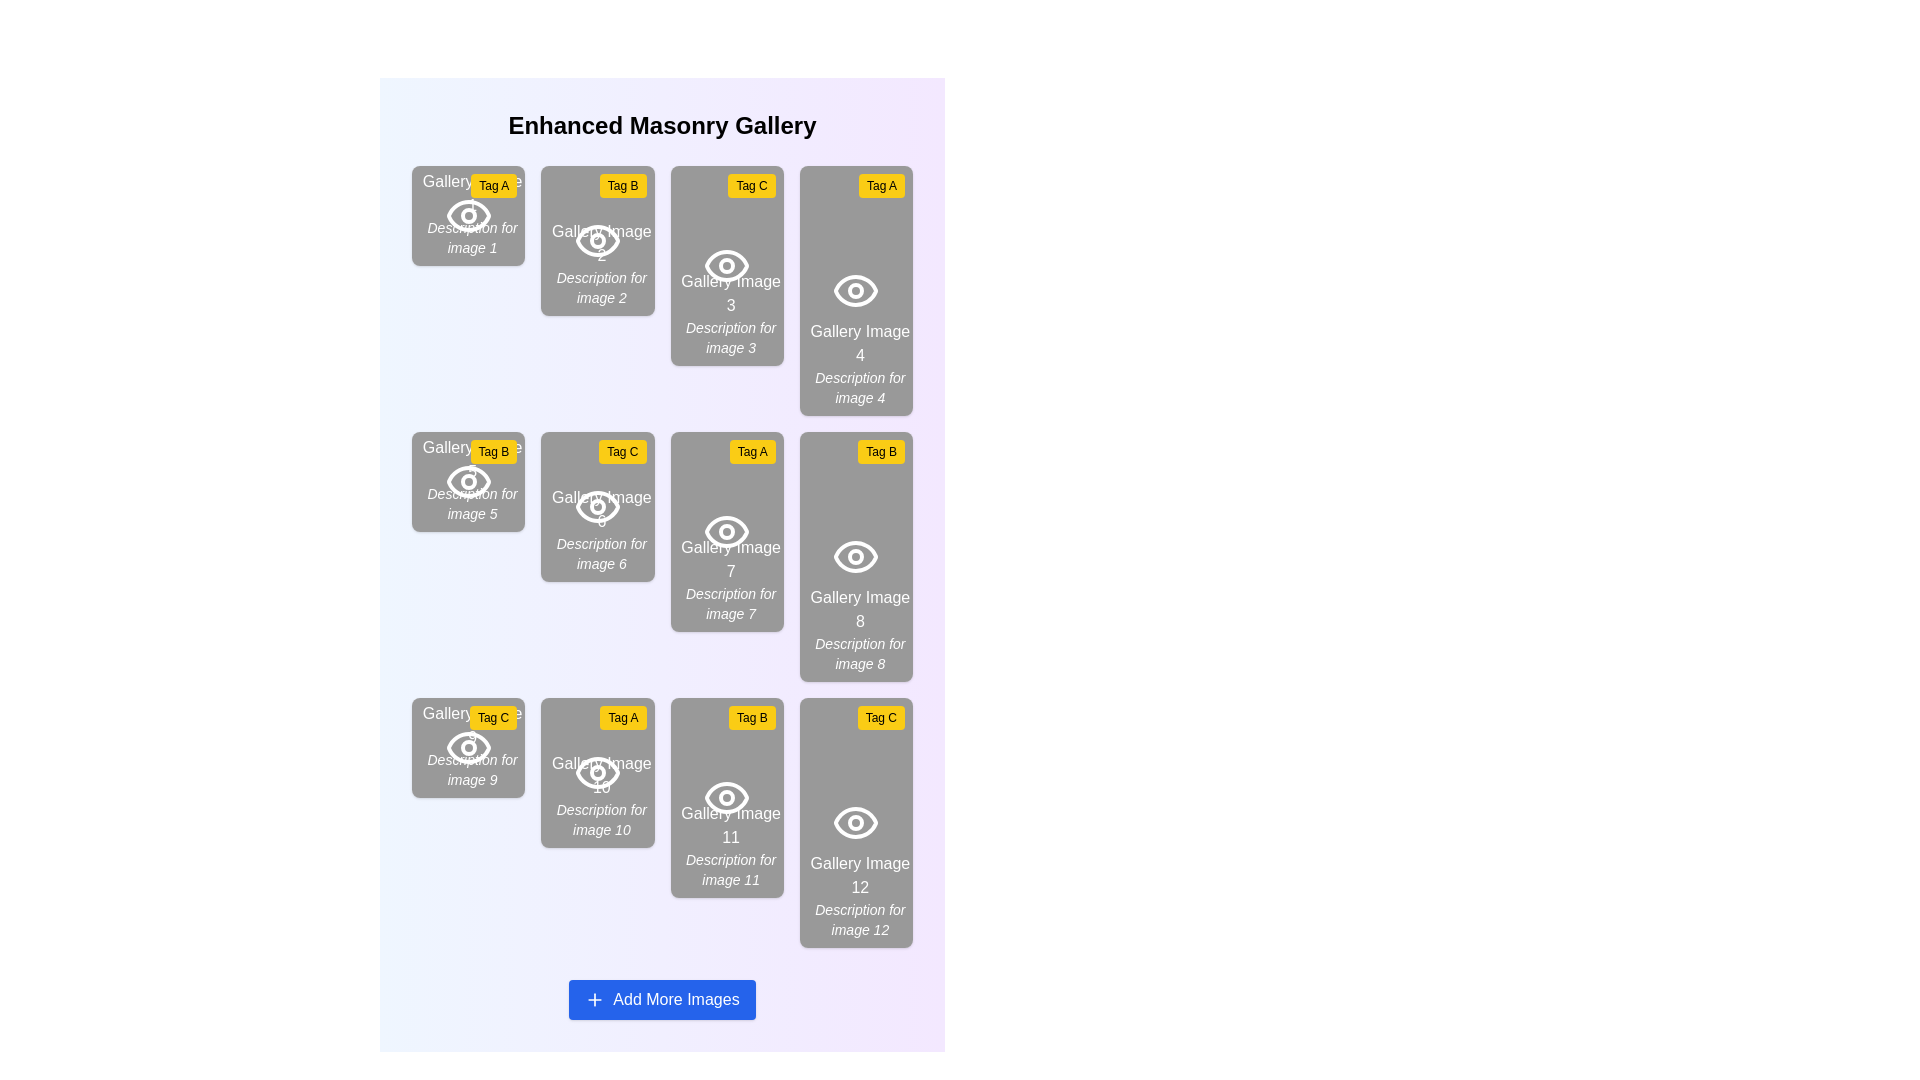 The height and width of the screenshot is (1080, 1920). I want to click on the badge located in the top-right corner of the card titled 'Gallery Image 11', so click(751, 716).